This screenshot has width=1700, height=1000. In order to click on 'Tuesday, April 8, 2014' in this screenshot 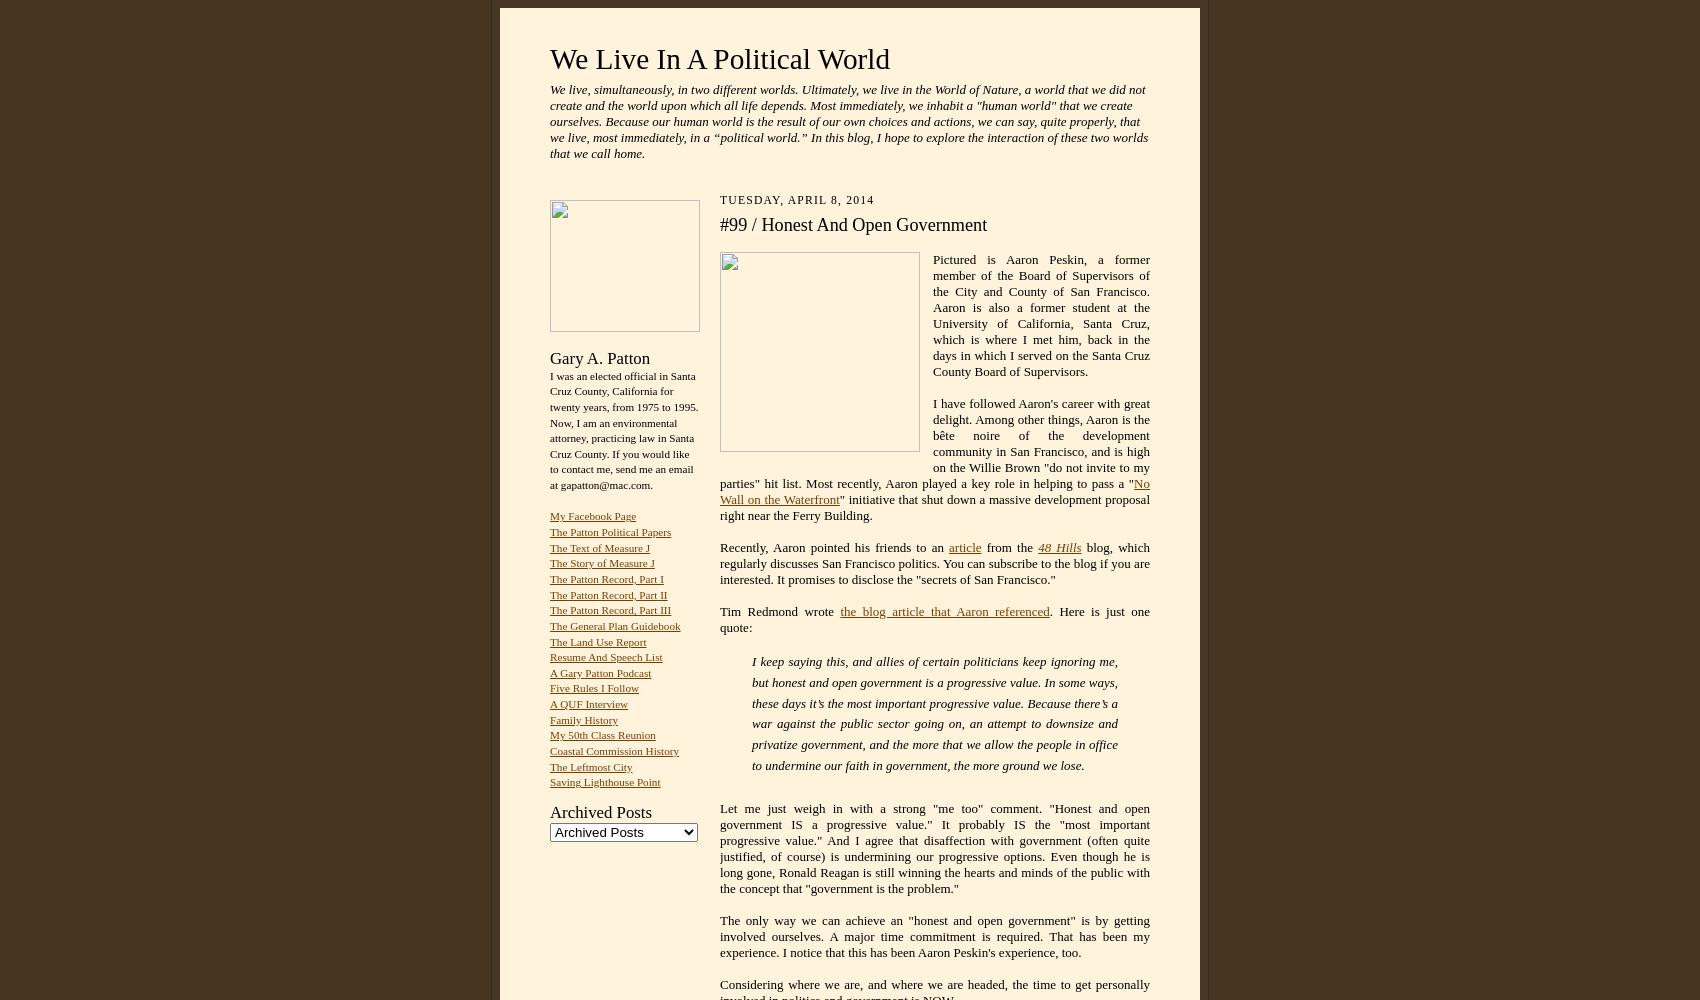, I will do `click(795, 199)`.